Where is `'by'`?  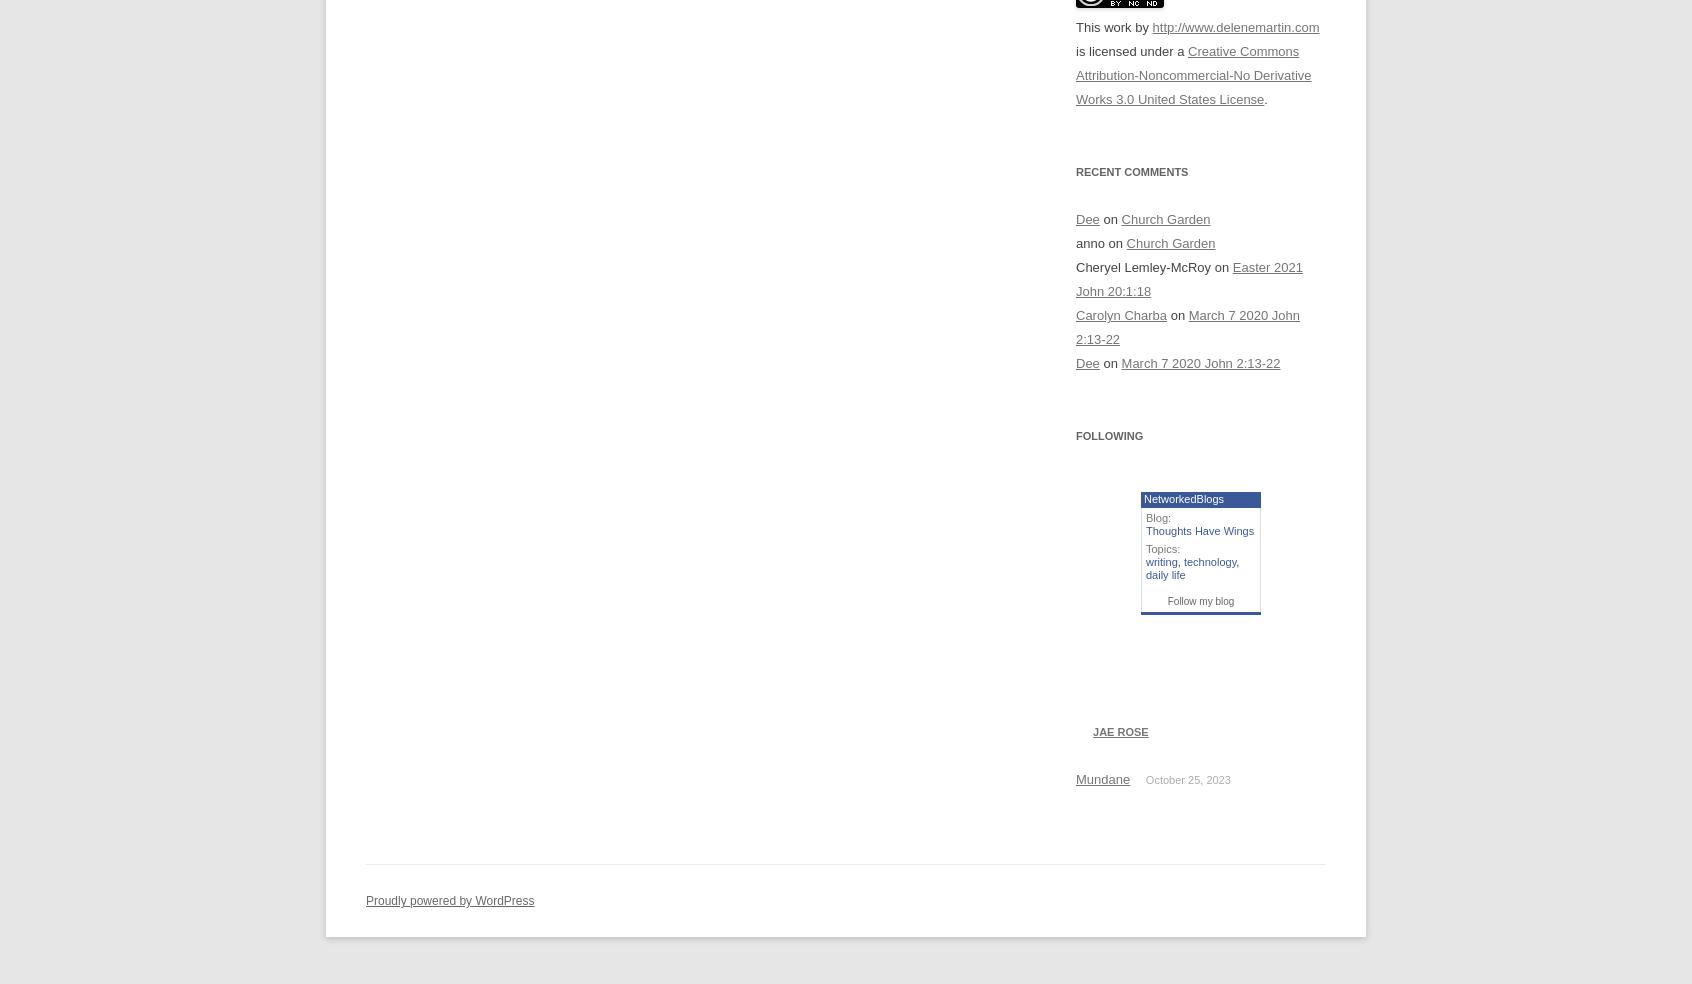 'by' is located at coordinates (1140, 26).